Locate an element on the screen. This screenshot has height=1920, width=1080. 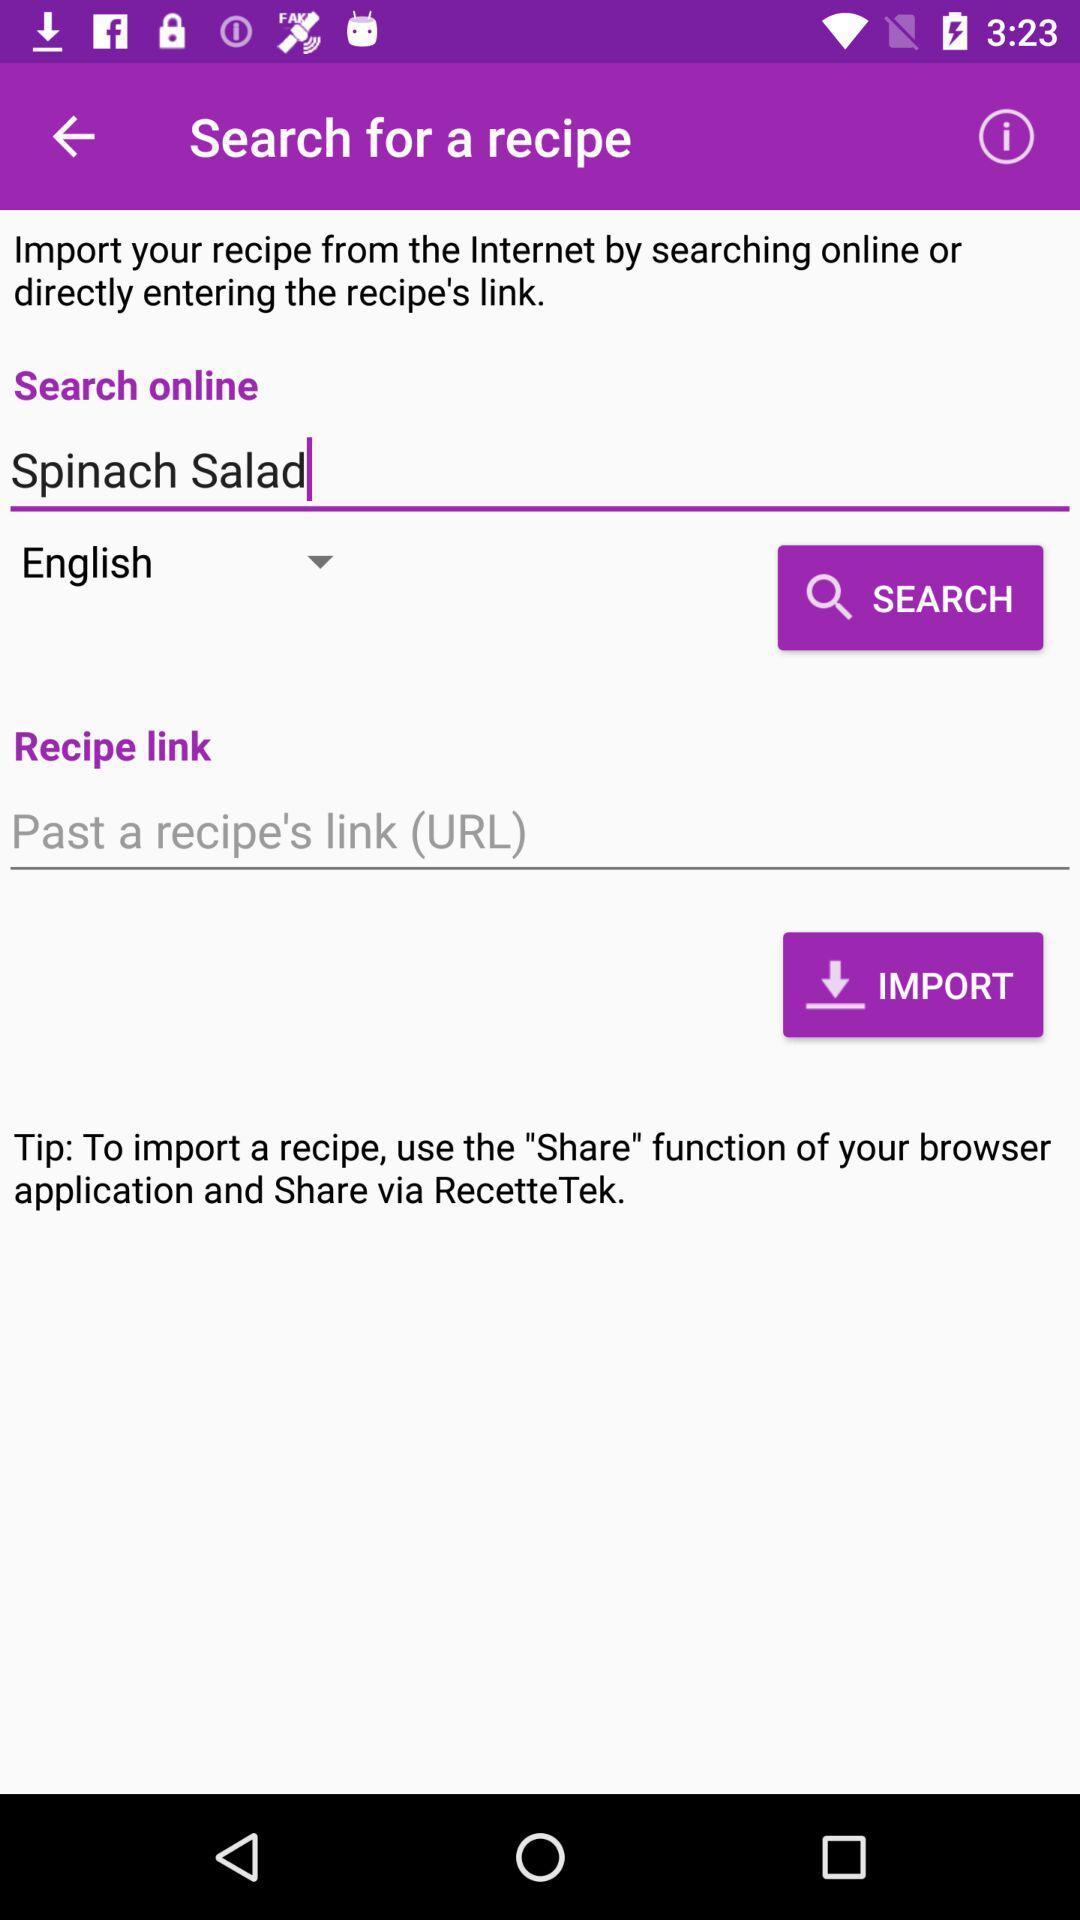
icon below search online is located at coordinates (540, 469).